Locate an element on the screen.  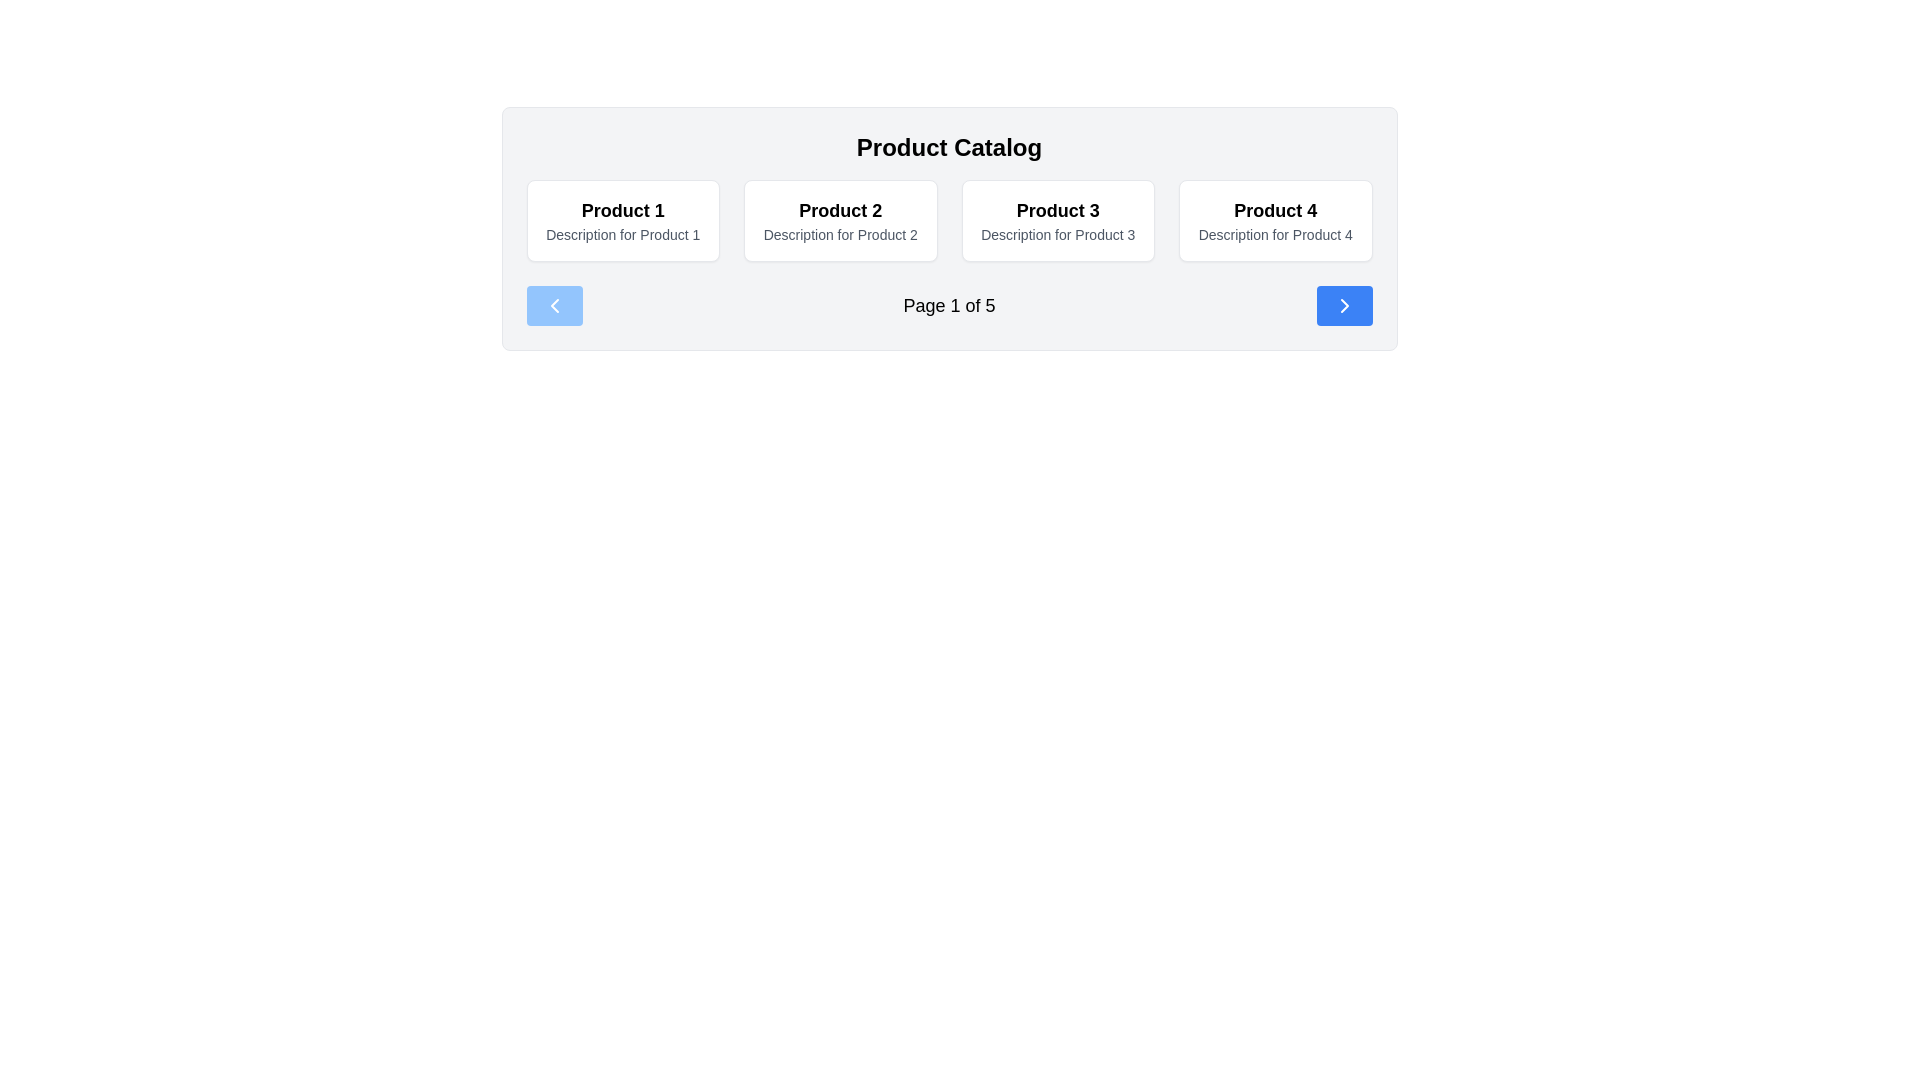
the text label 'Description for Product 3' is located at coordinates (1057, 234).